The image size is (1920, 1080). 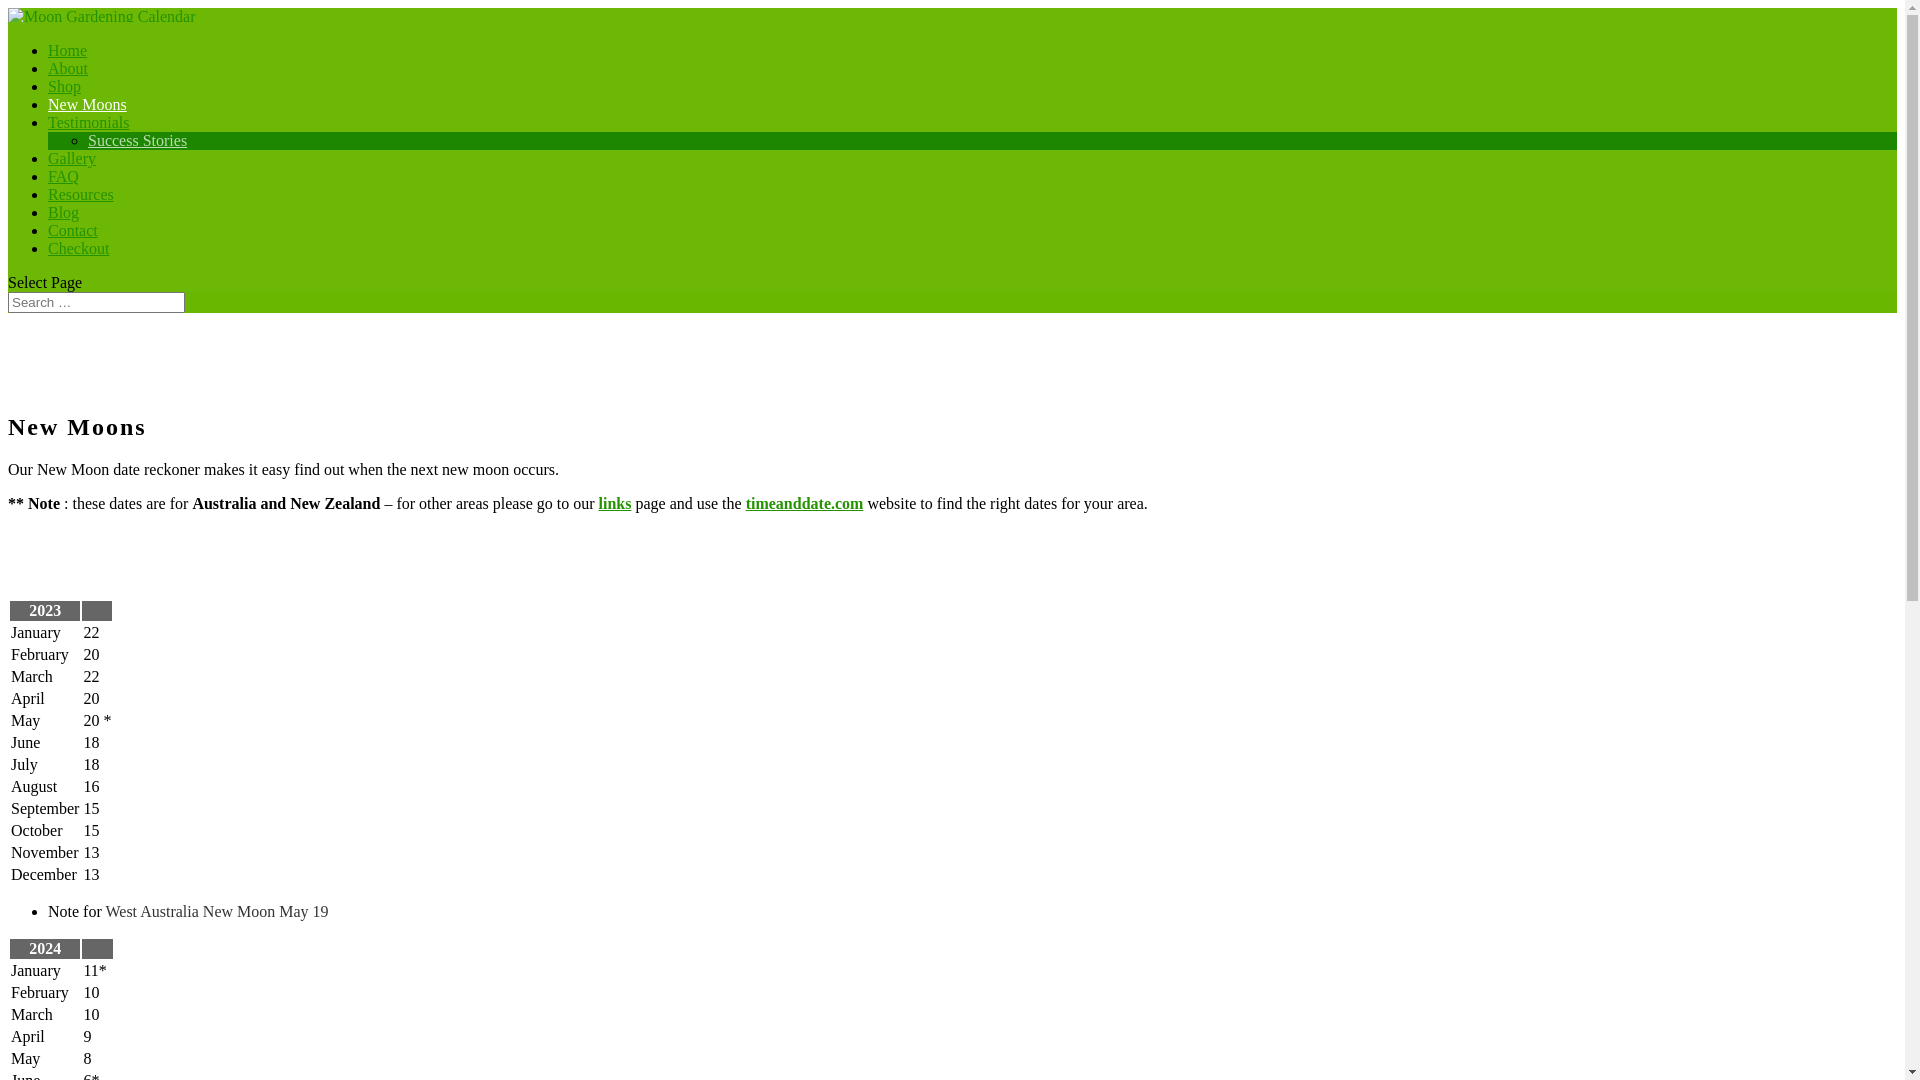 What do you see at coordinates (78, 256) in the screenshot?
I see `'Checkout'` at bounding box center [78, 256].